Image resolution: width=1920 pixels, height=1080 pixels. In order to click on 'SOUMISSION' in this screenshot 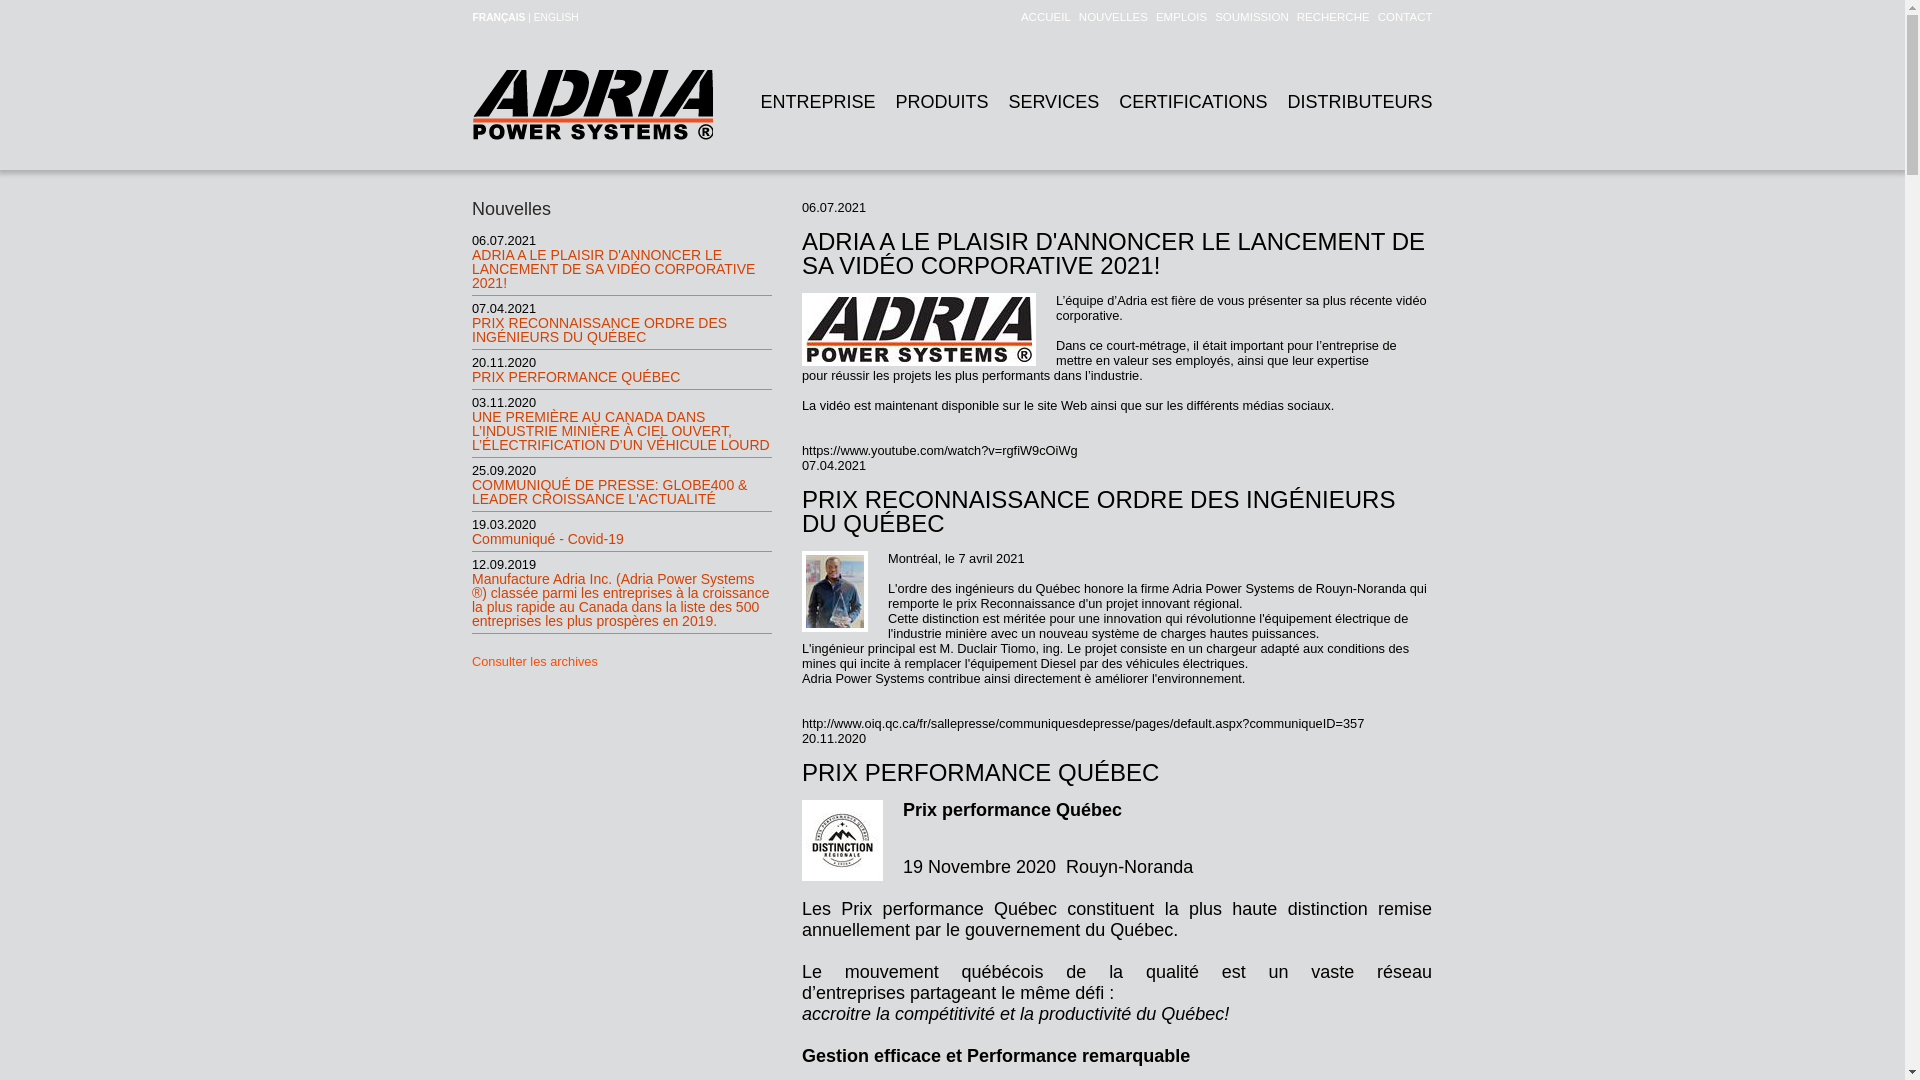, I will do `click(1247, 16)`.